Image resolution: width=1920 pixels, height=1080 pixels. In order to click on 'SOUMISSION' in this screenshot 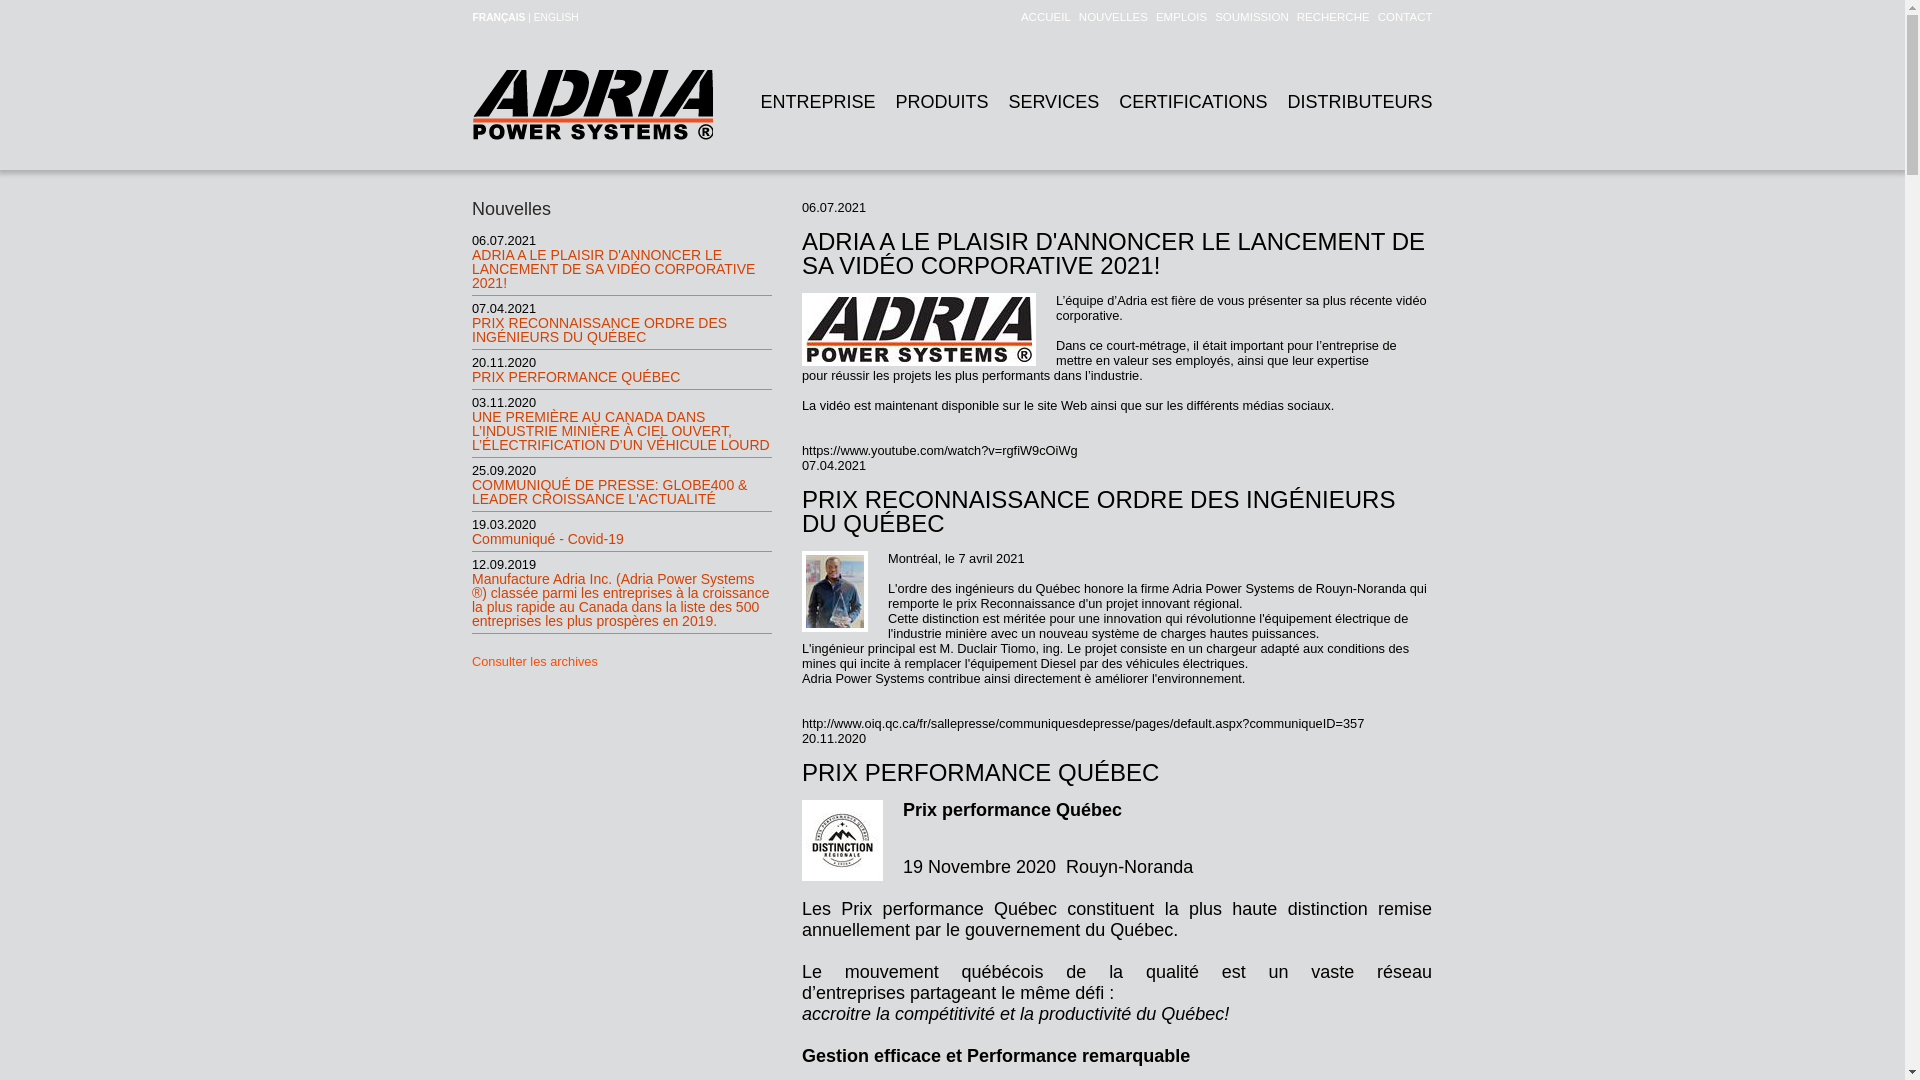, I will do `click(1247, 16)`.